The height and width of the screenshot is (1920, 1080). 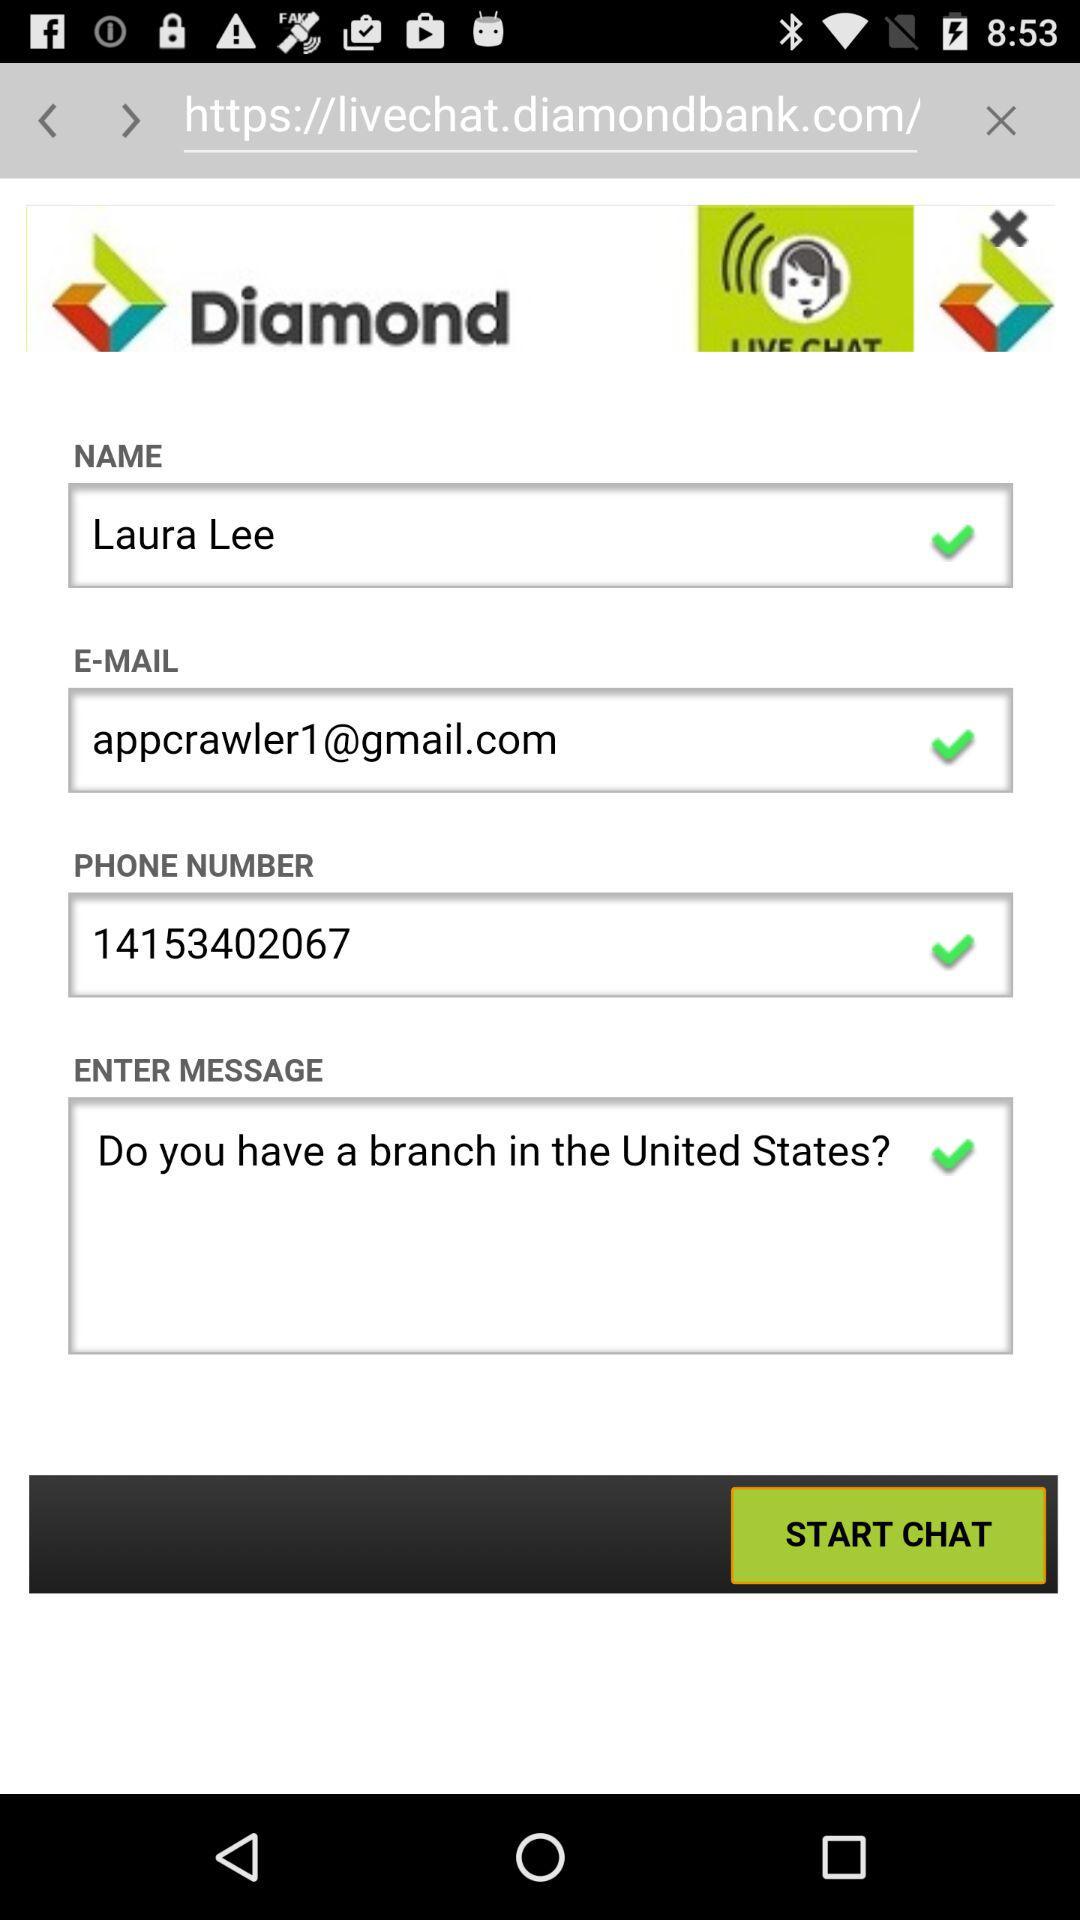 What do you see at coordinates (1001, 119) in the screenshot?
I see `button` at bounding box center [1001, 119].